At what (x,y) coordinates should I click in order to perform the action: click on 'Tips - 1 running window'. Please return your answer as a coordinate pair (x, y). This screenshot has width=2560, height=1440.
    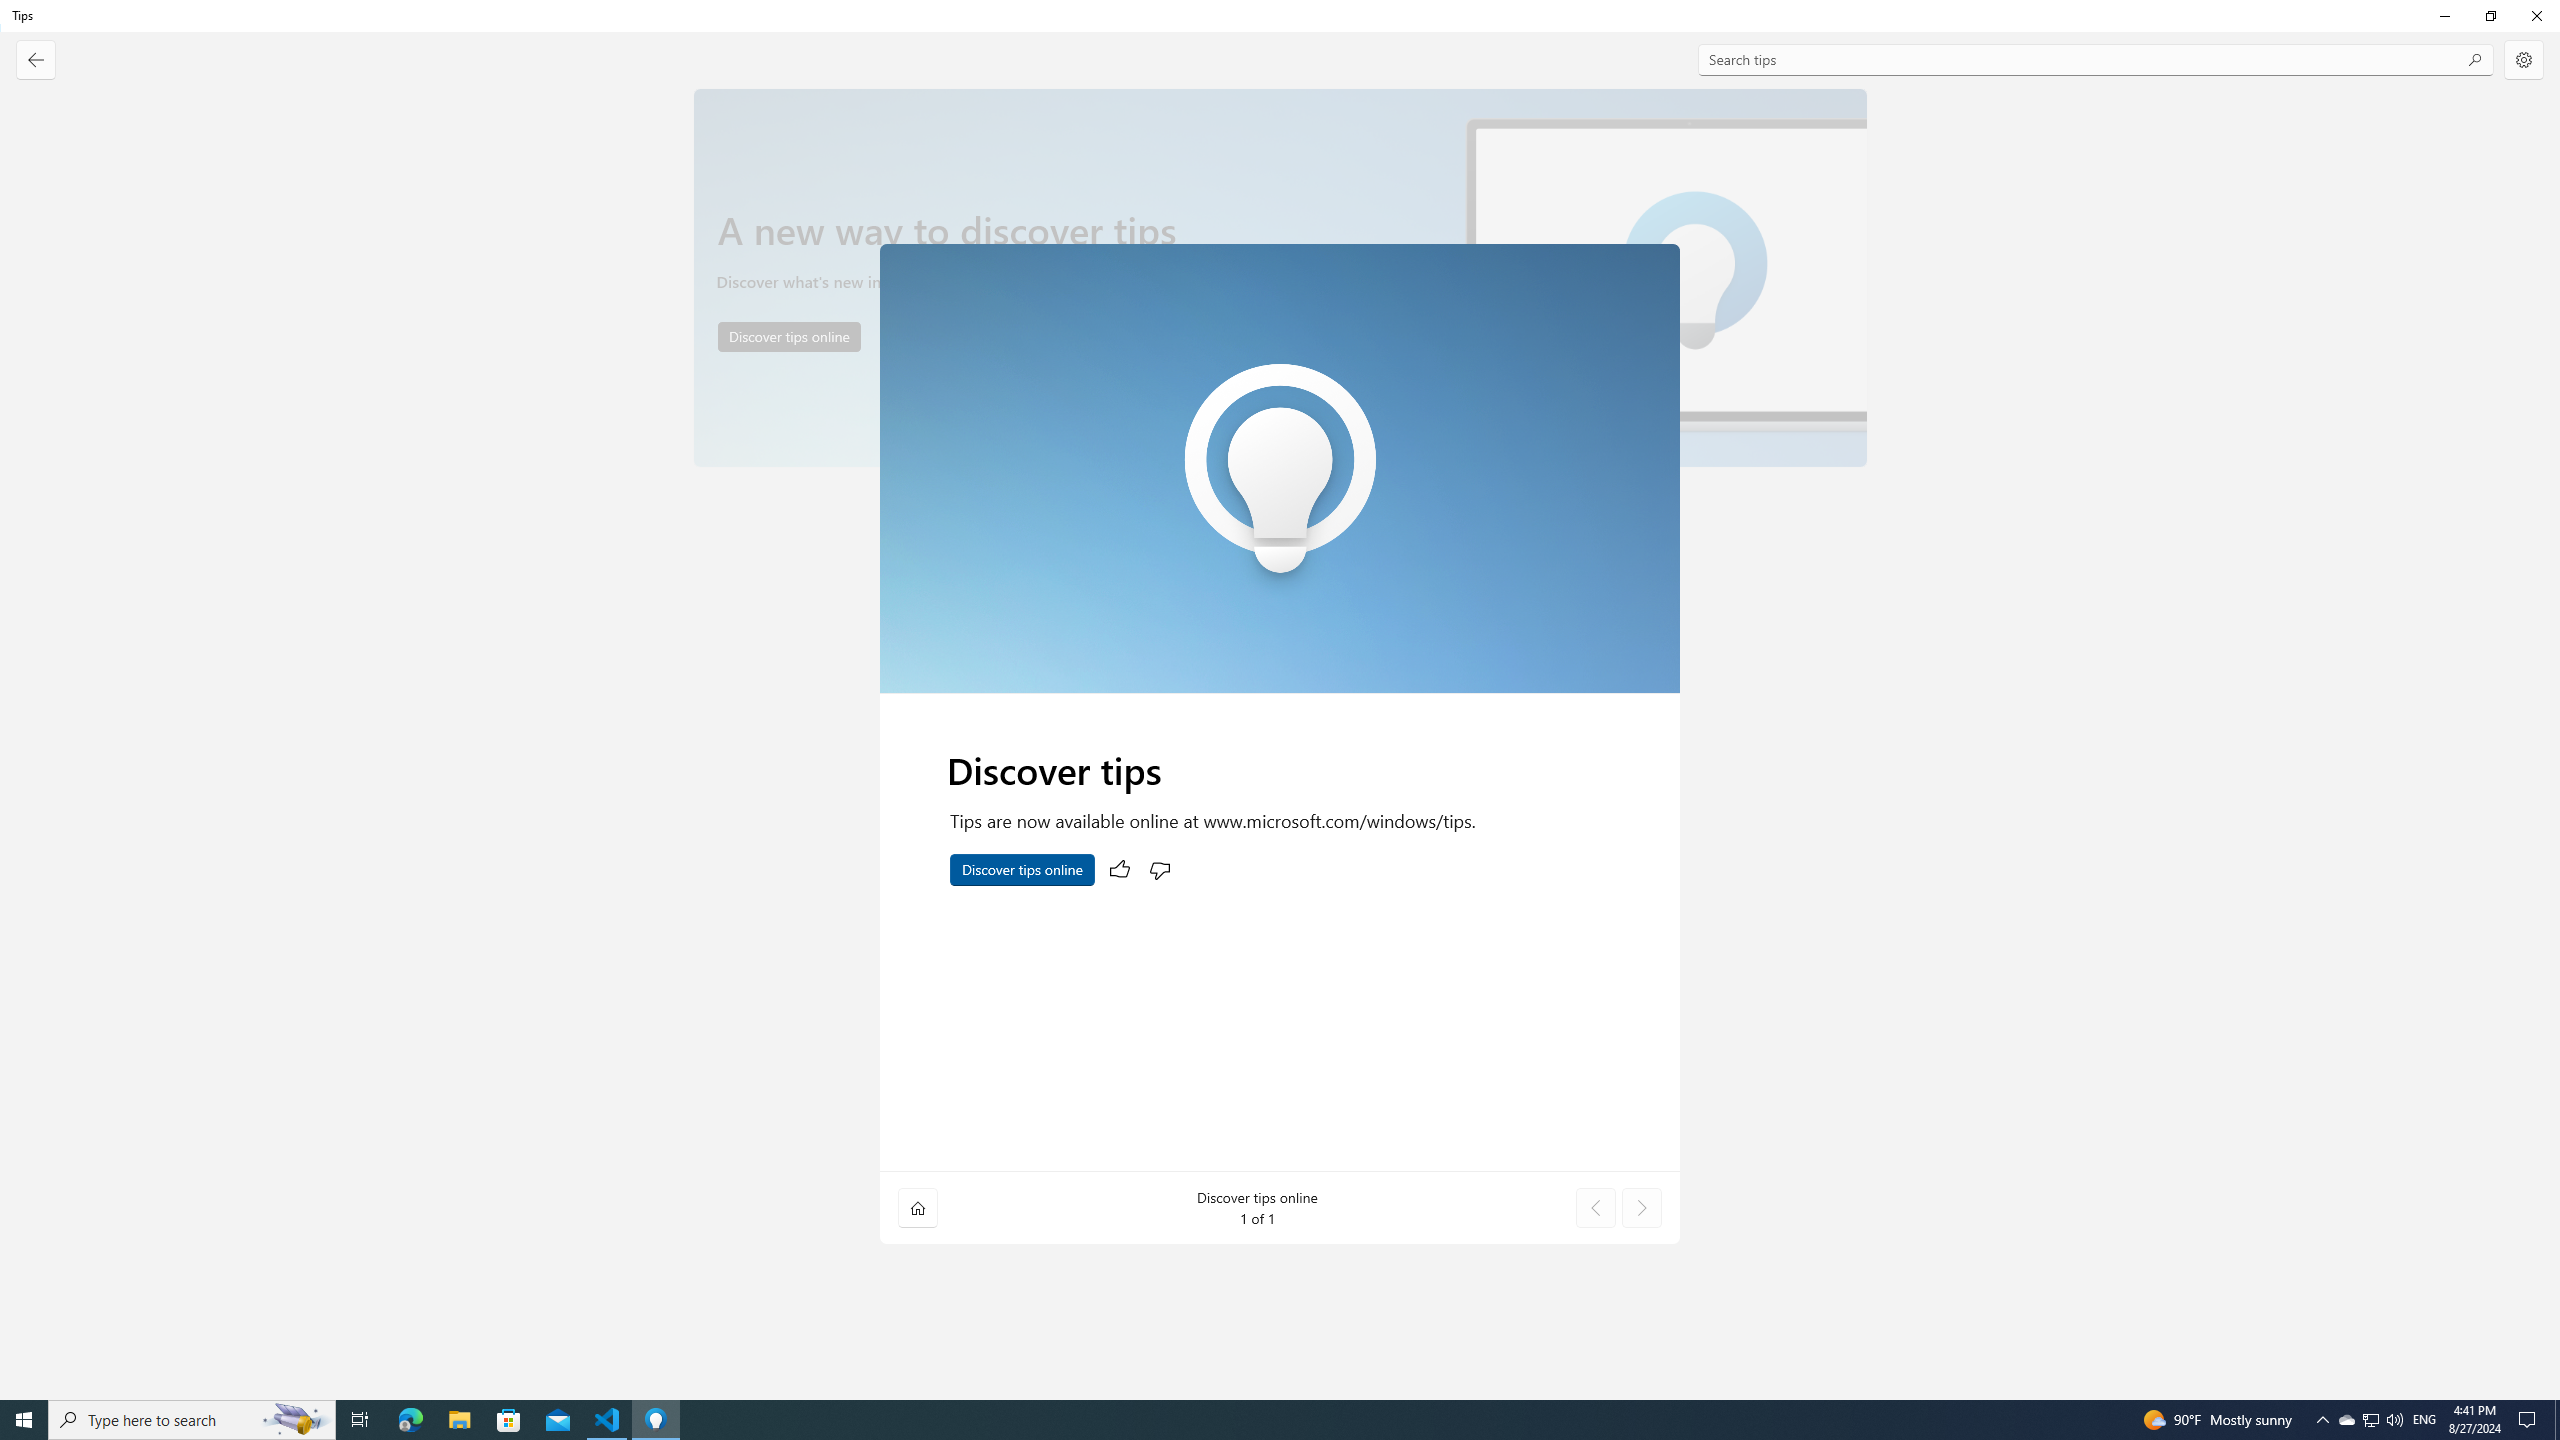
    Looking at the image, I should click on (656, 1418).